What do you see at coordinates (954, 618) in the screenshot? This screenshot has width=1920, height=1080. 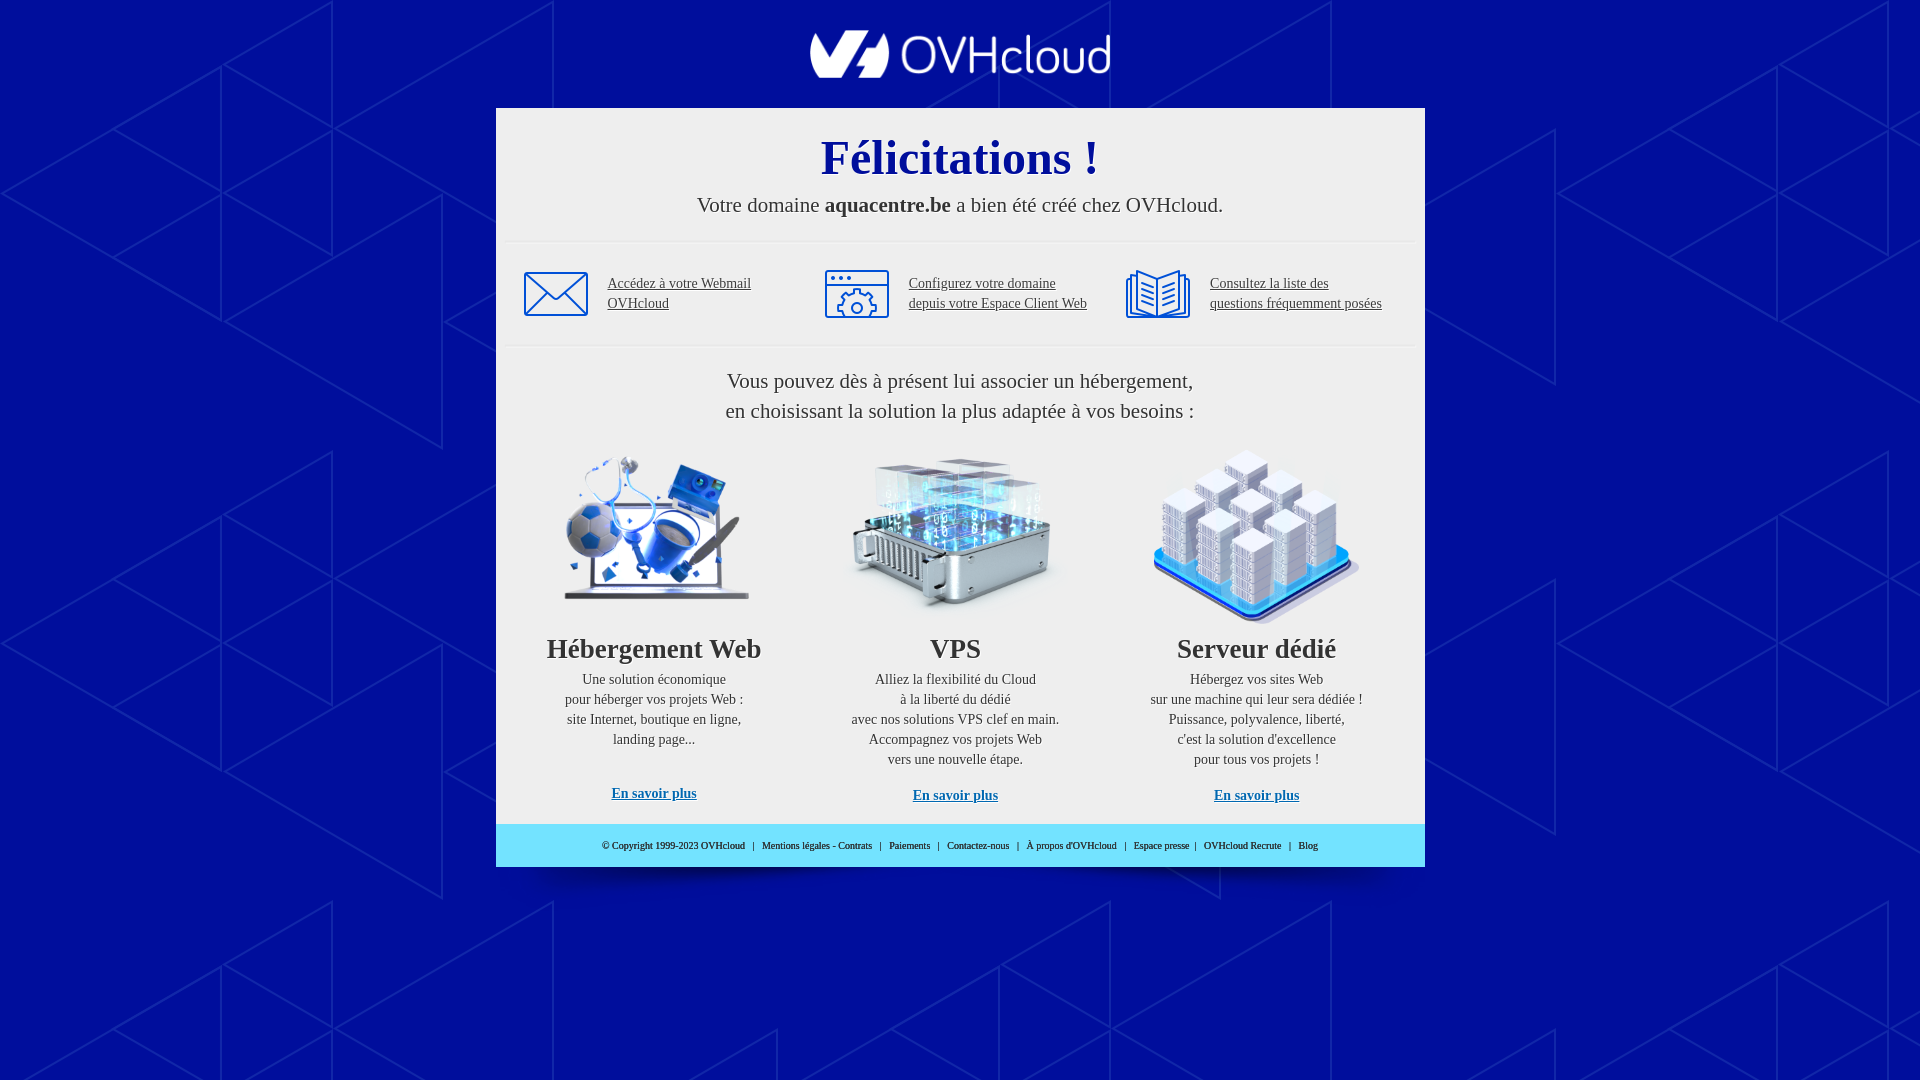 I see `'VPS'` at bounding box center [954, 618].